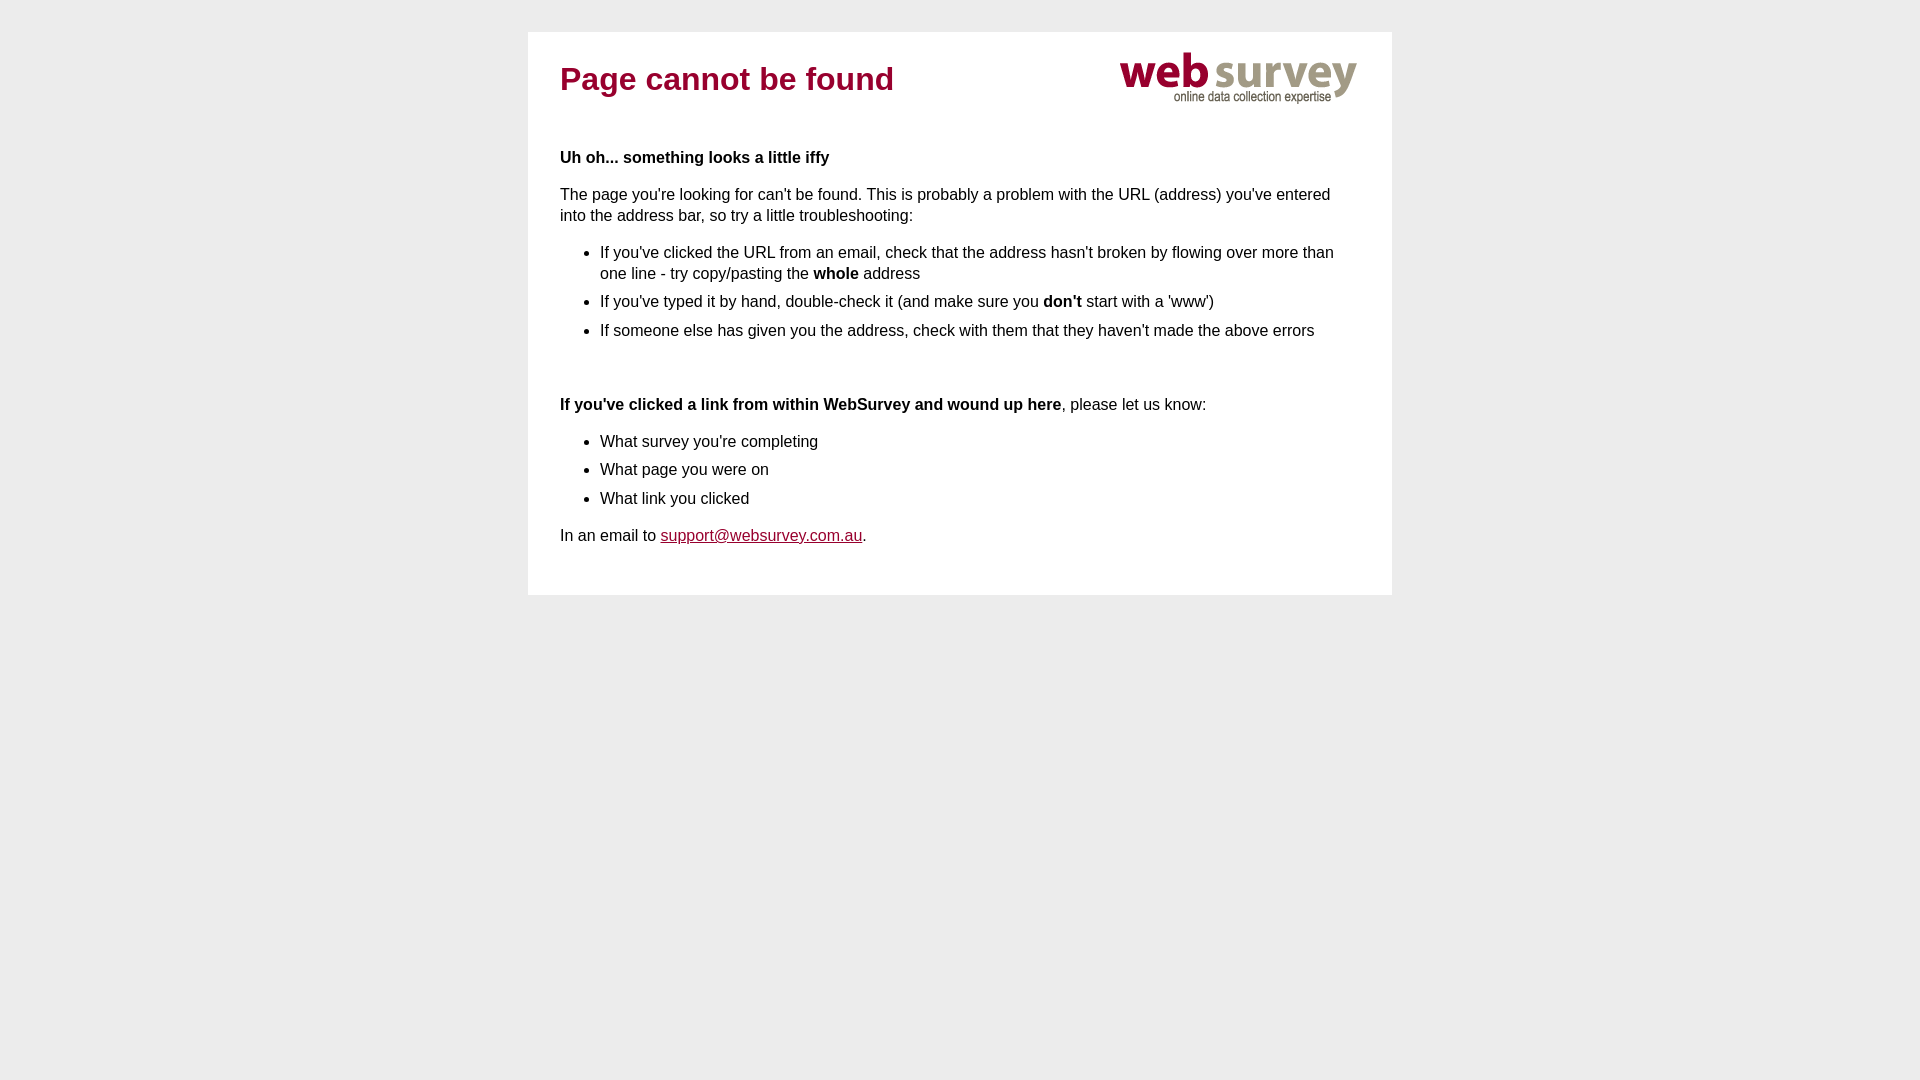 Image resolution: width=1920 pixels, height=1080 pixels. I want to click on 'support@websurvey.com.au', so click(760, 534).